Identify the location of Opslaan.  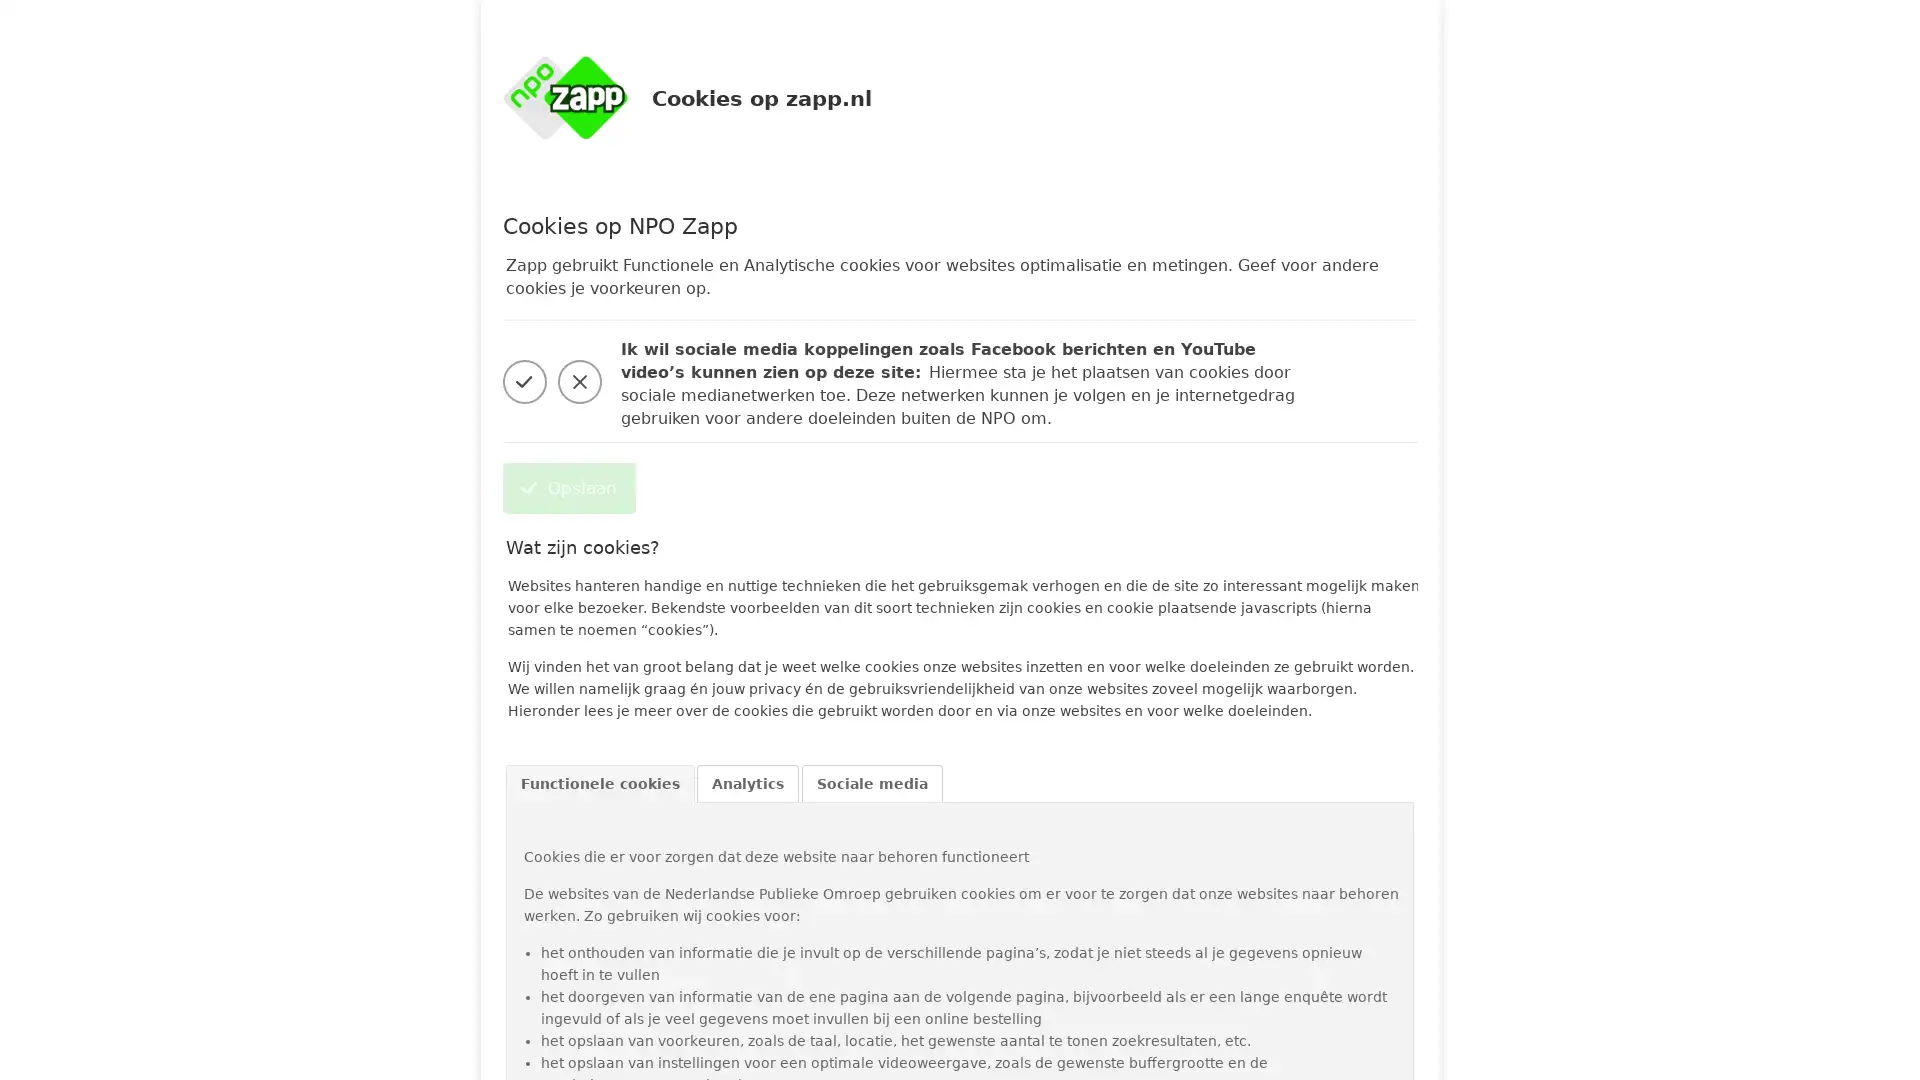
(567, 488).